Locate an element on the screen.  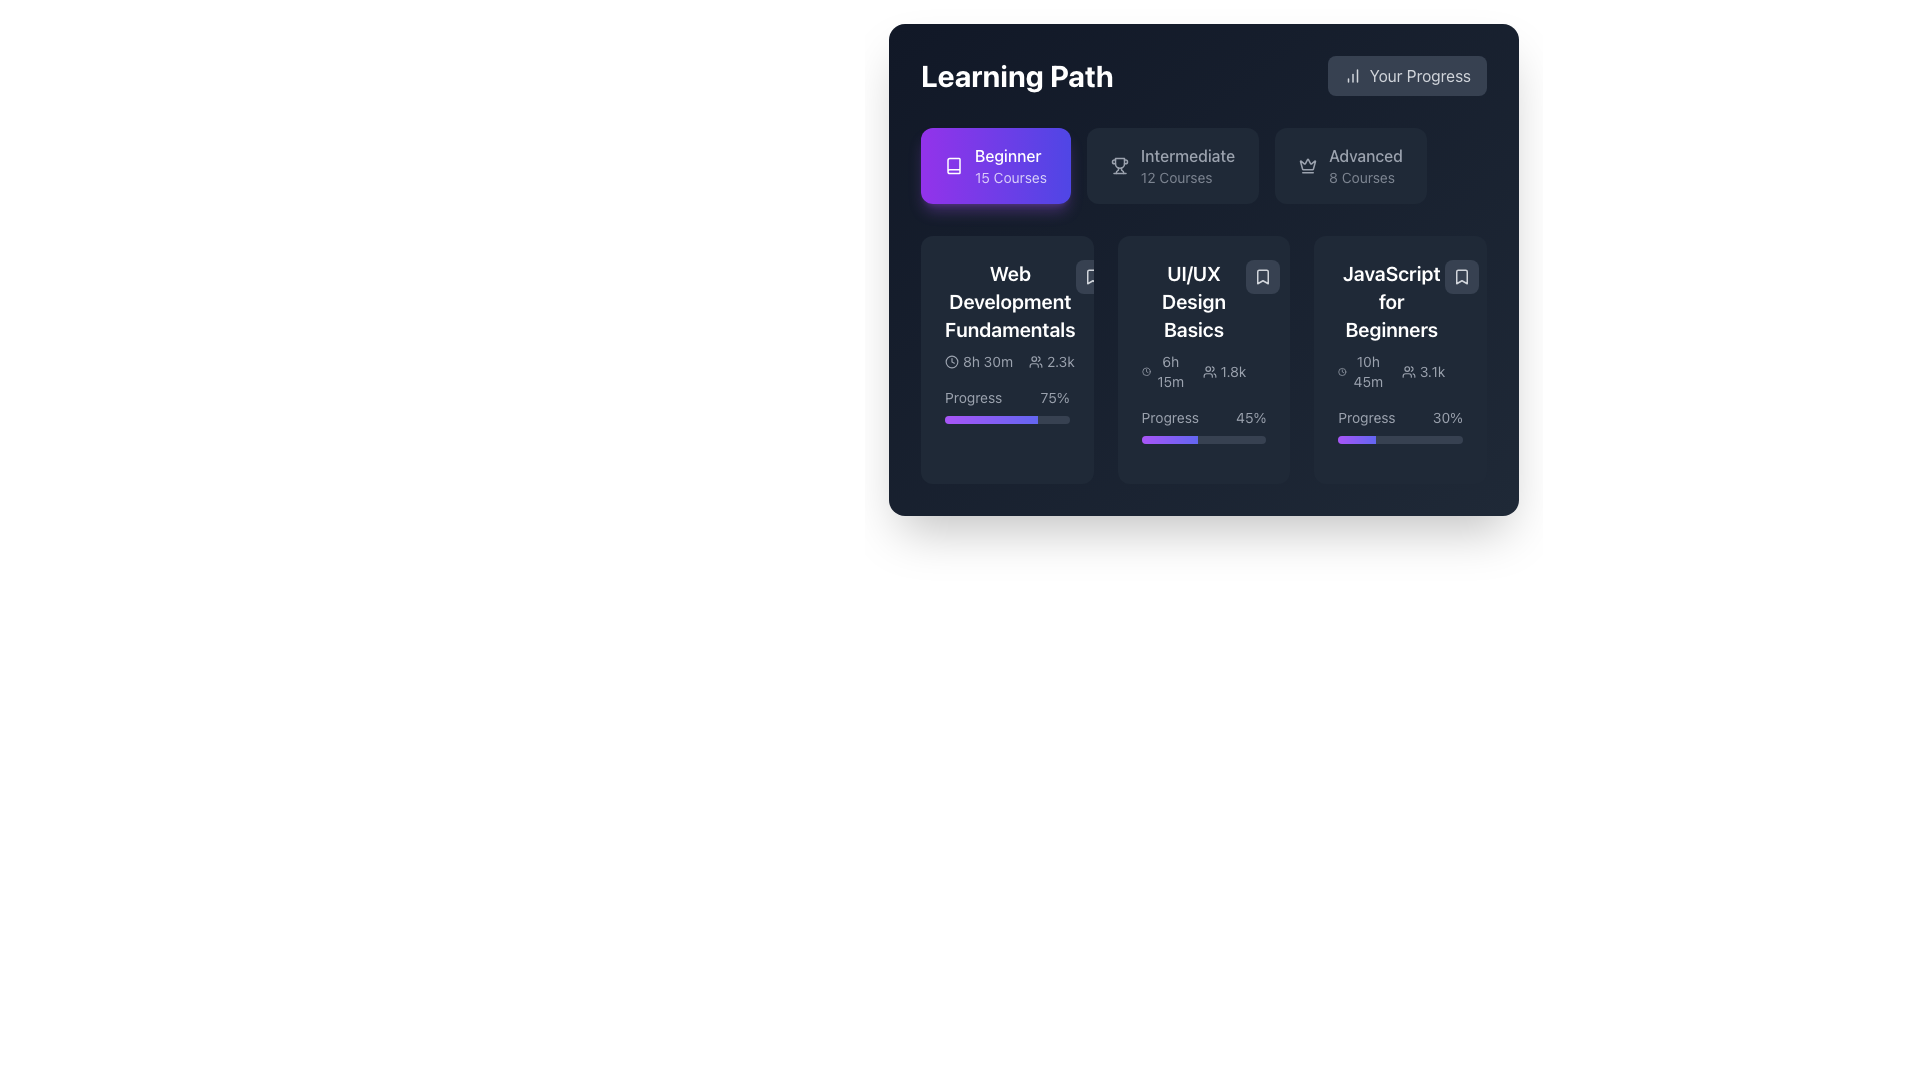
the progress value is located at coordinates (1360, 438).